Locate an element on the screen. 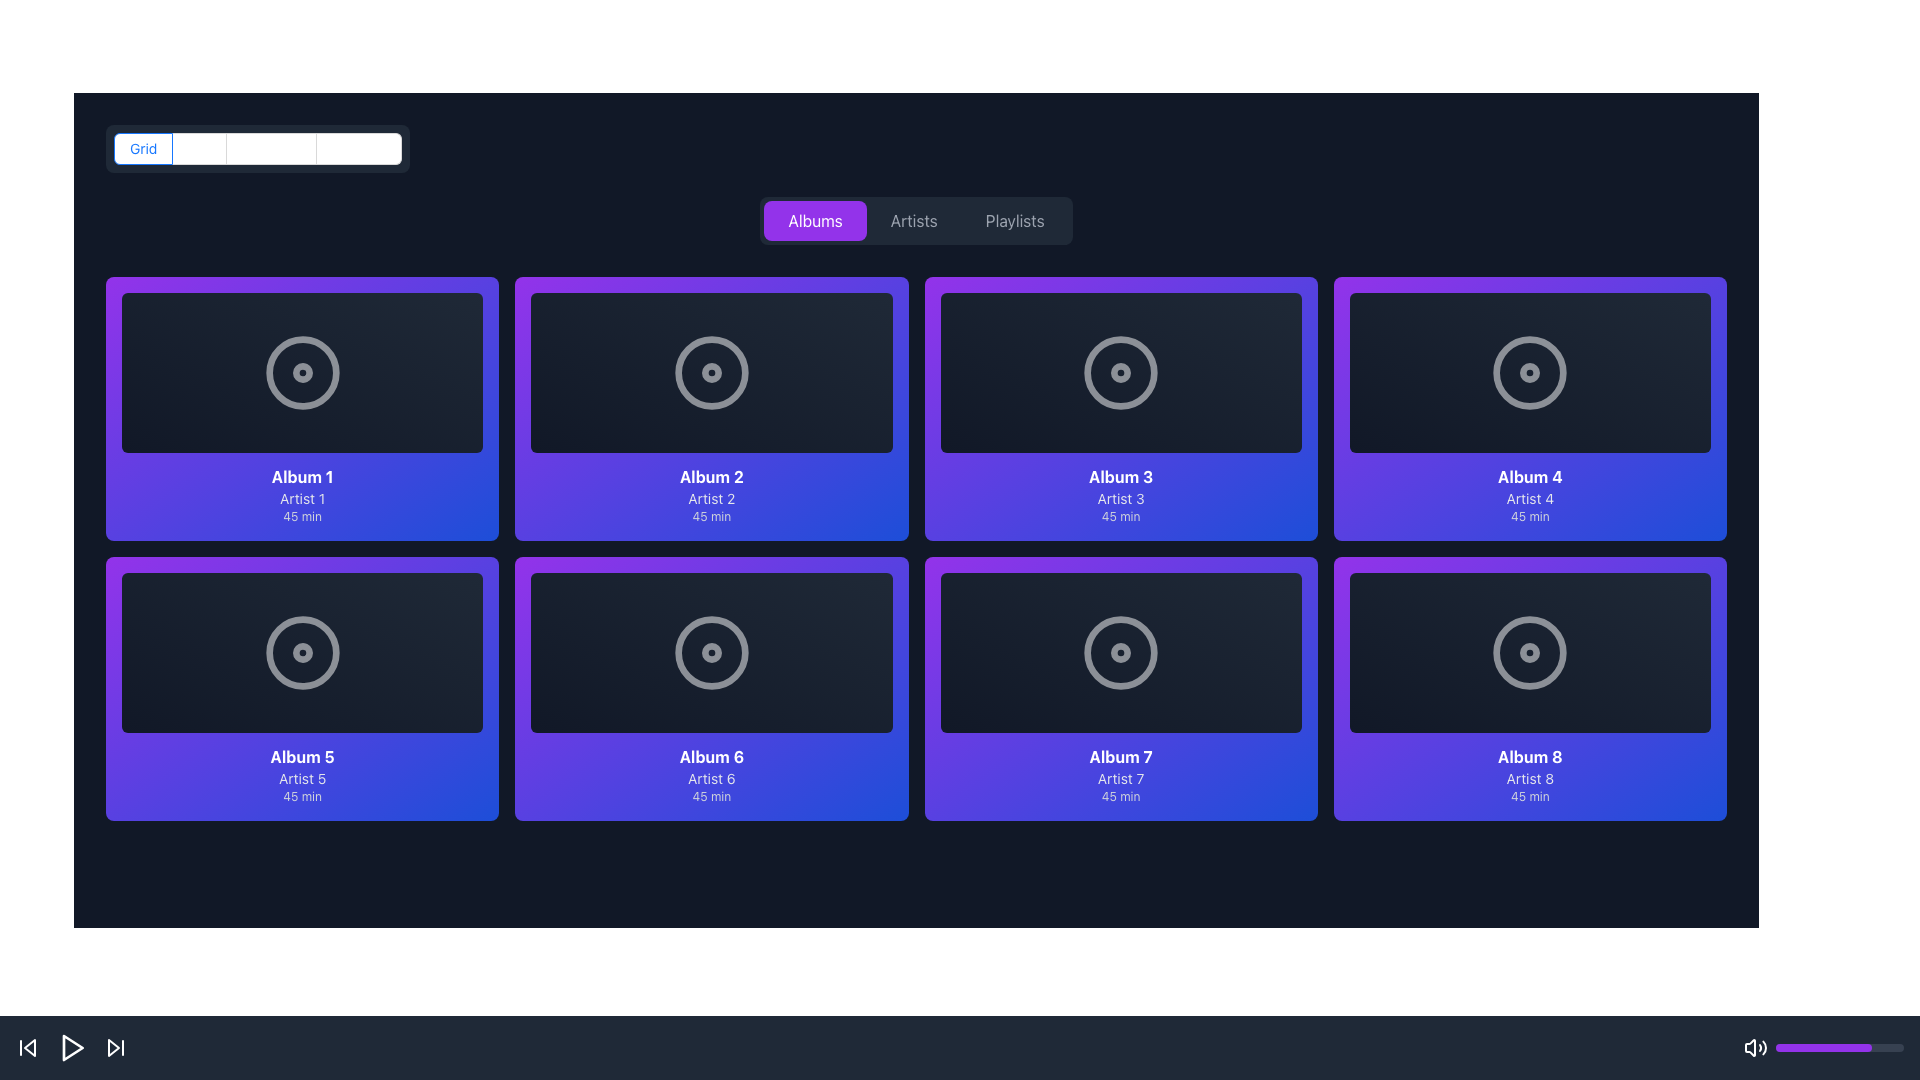 This screenshot has width=1920, height=1080. the 'List' radio button, which is styled as a selectable option with a white font on a dark background, positioned second from the left among 'Grid', 'Compact', and 'Detailed' radio buttons is located at coordinates (200, 148).